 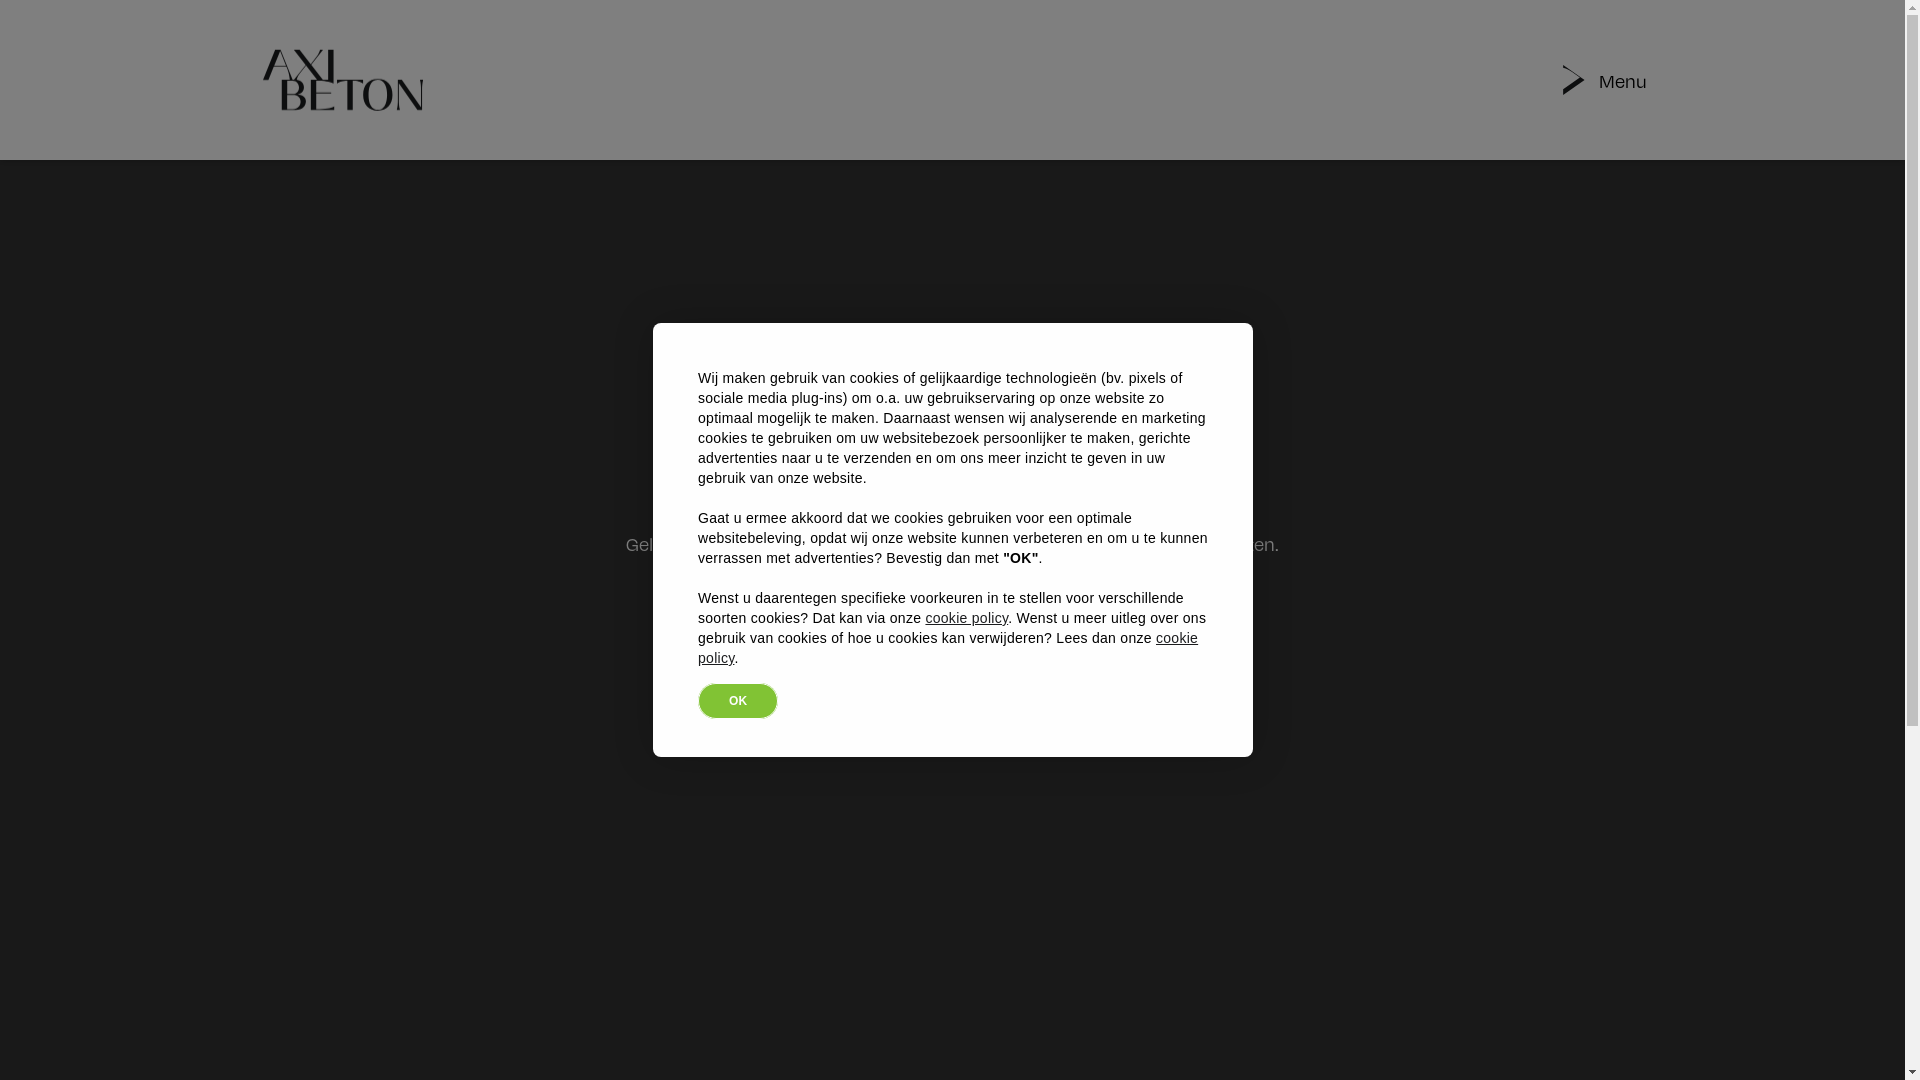 I want to click on 'cookie policy', so click(x=924, y=616).